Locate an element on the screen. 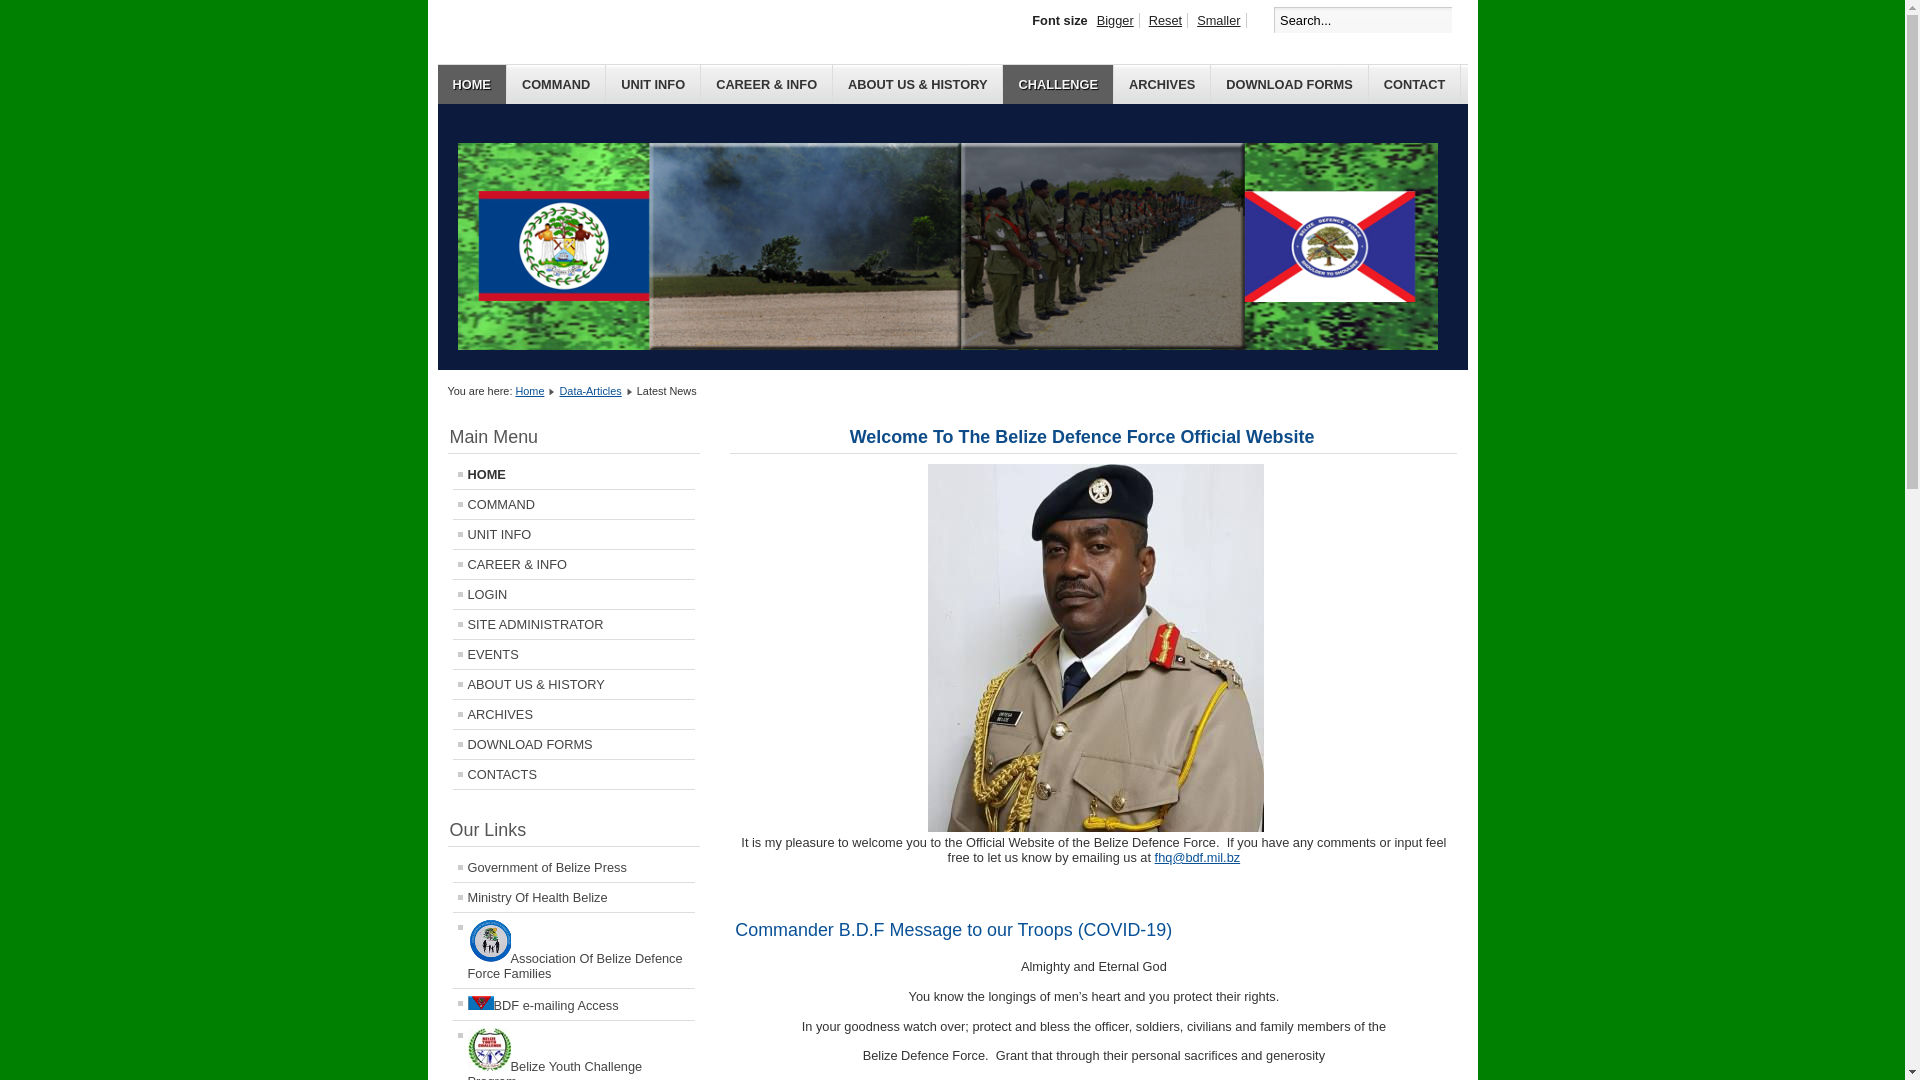  'Commander B.D.F Message to our Troops (COVID-19)' is located at coordinates (952, 929).